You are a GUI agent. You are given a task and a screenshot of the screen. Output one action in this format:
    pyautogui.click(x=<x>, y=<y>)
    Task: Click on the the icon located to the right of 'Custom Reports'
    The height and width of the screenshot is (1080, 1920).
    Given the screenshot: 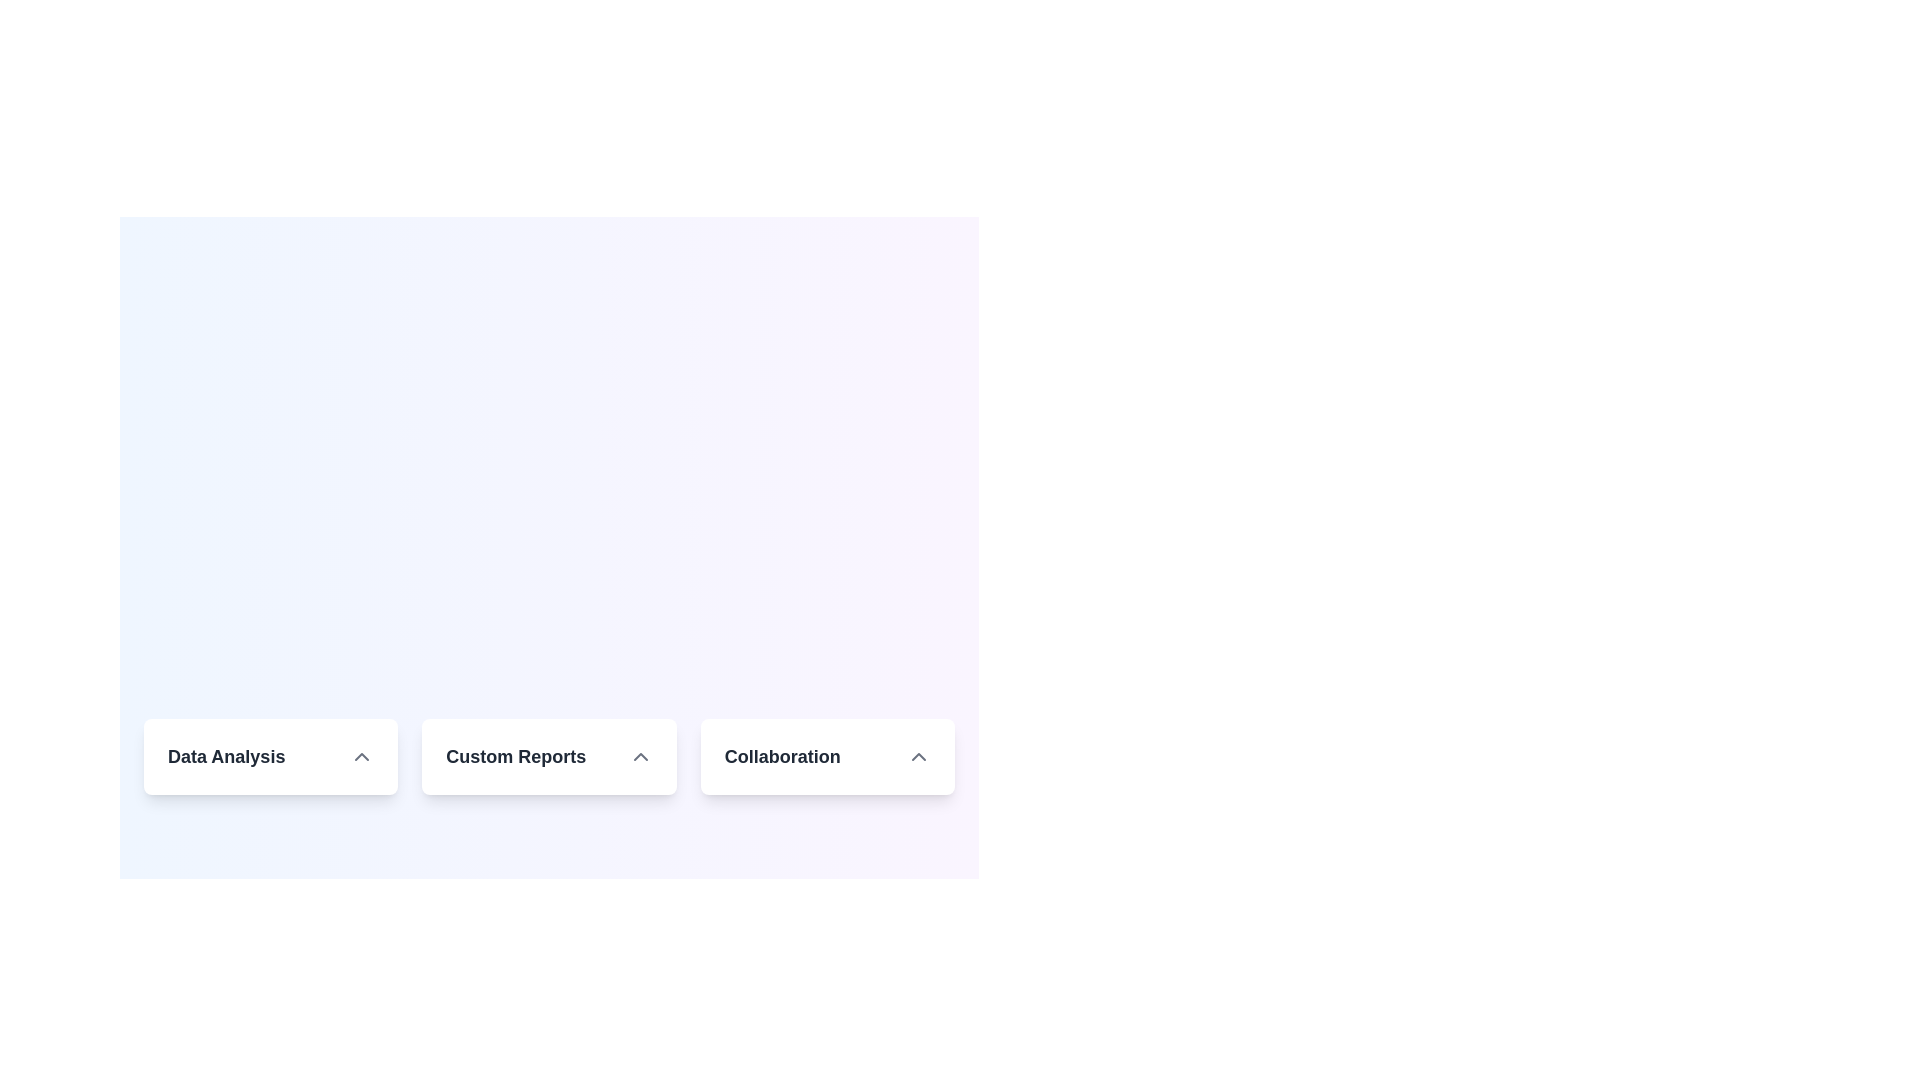 What is the action you would take?
    pyautogui.click(x=640, y=756)
    